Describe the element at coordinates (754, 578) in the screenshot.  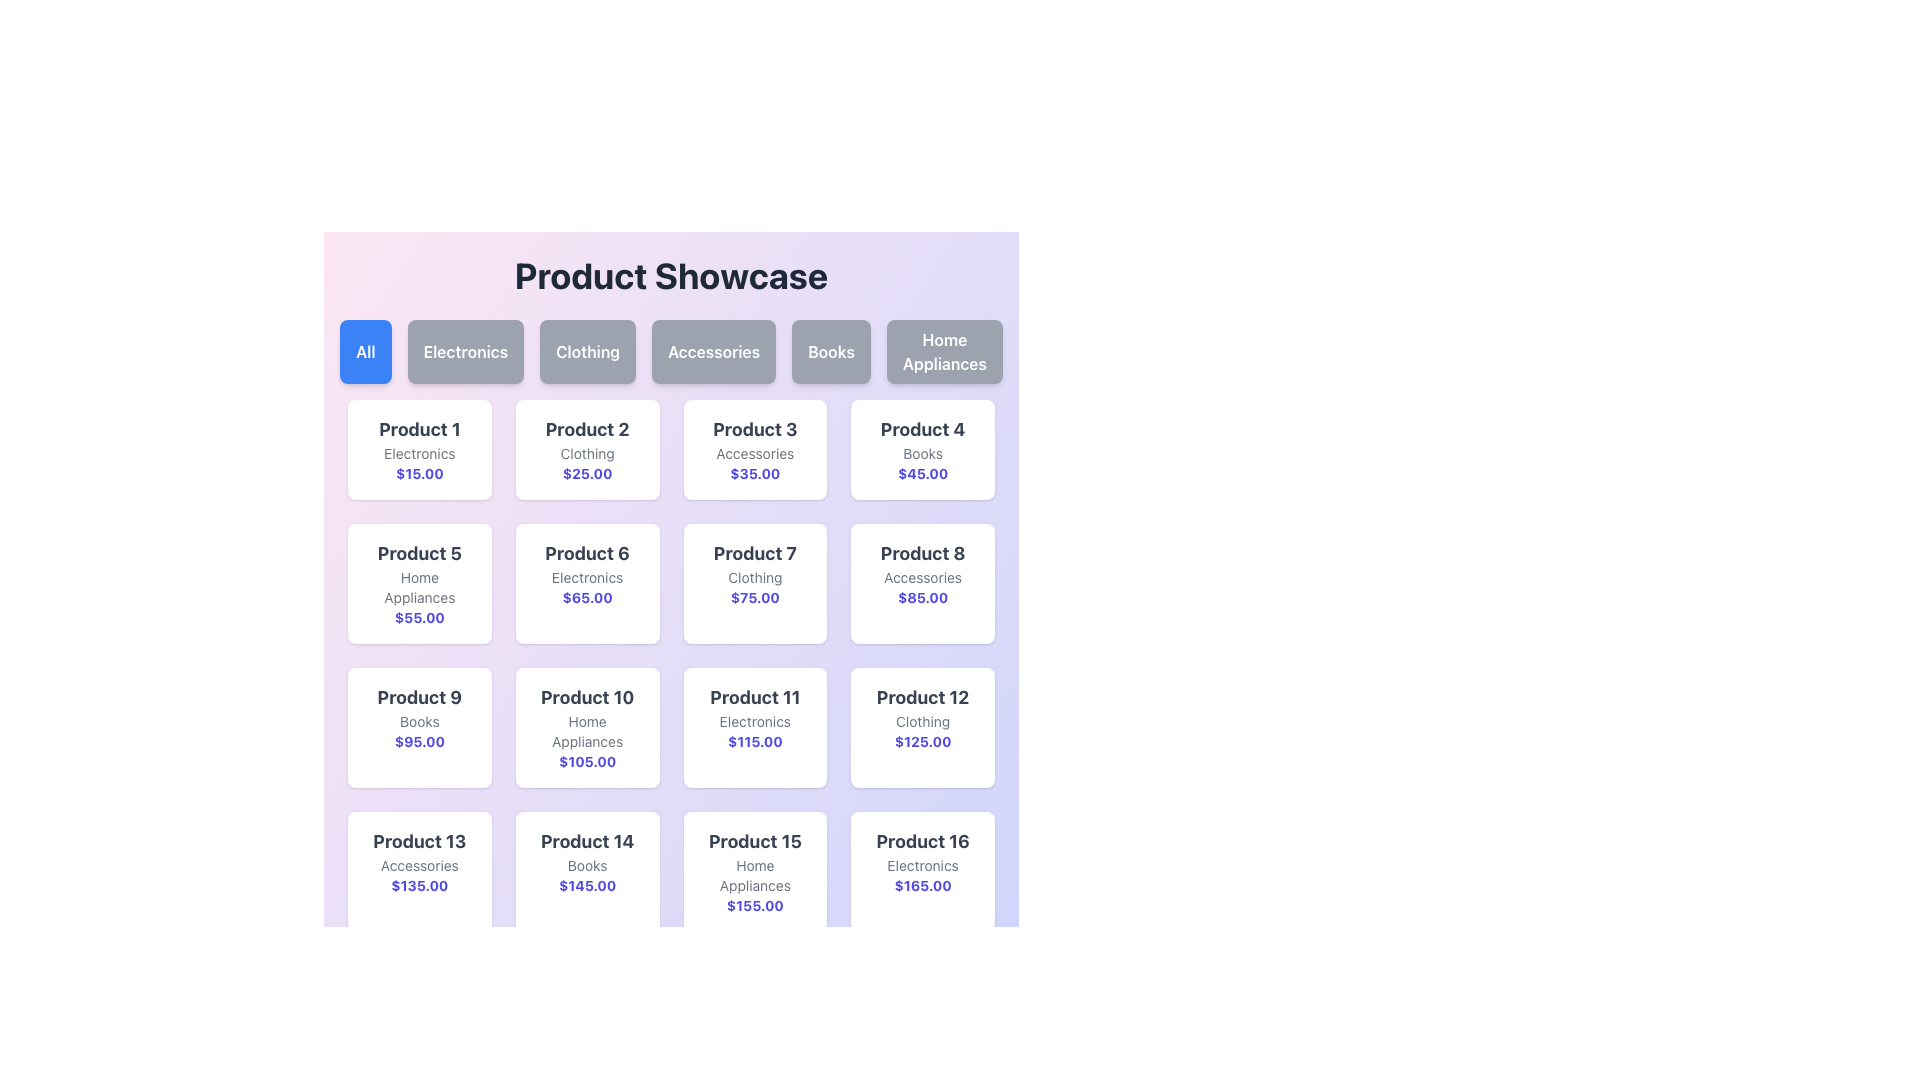
I see `the Text label indicating the category for 'Product 7', located below the product title and above the price information` at that location.